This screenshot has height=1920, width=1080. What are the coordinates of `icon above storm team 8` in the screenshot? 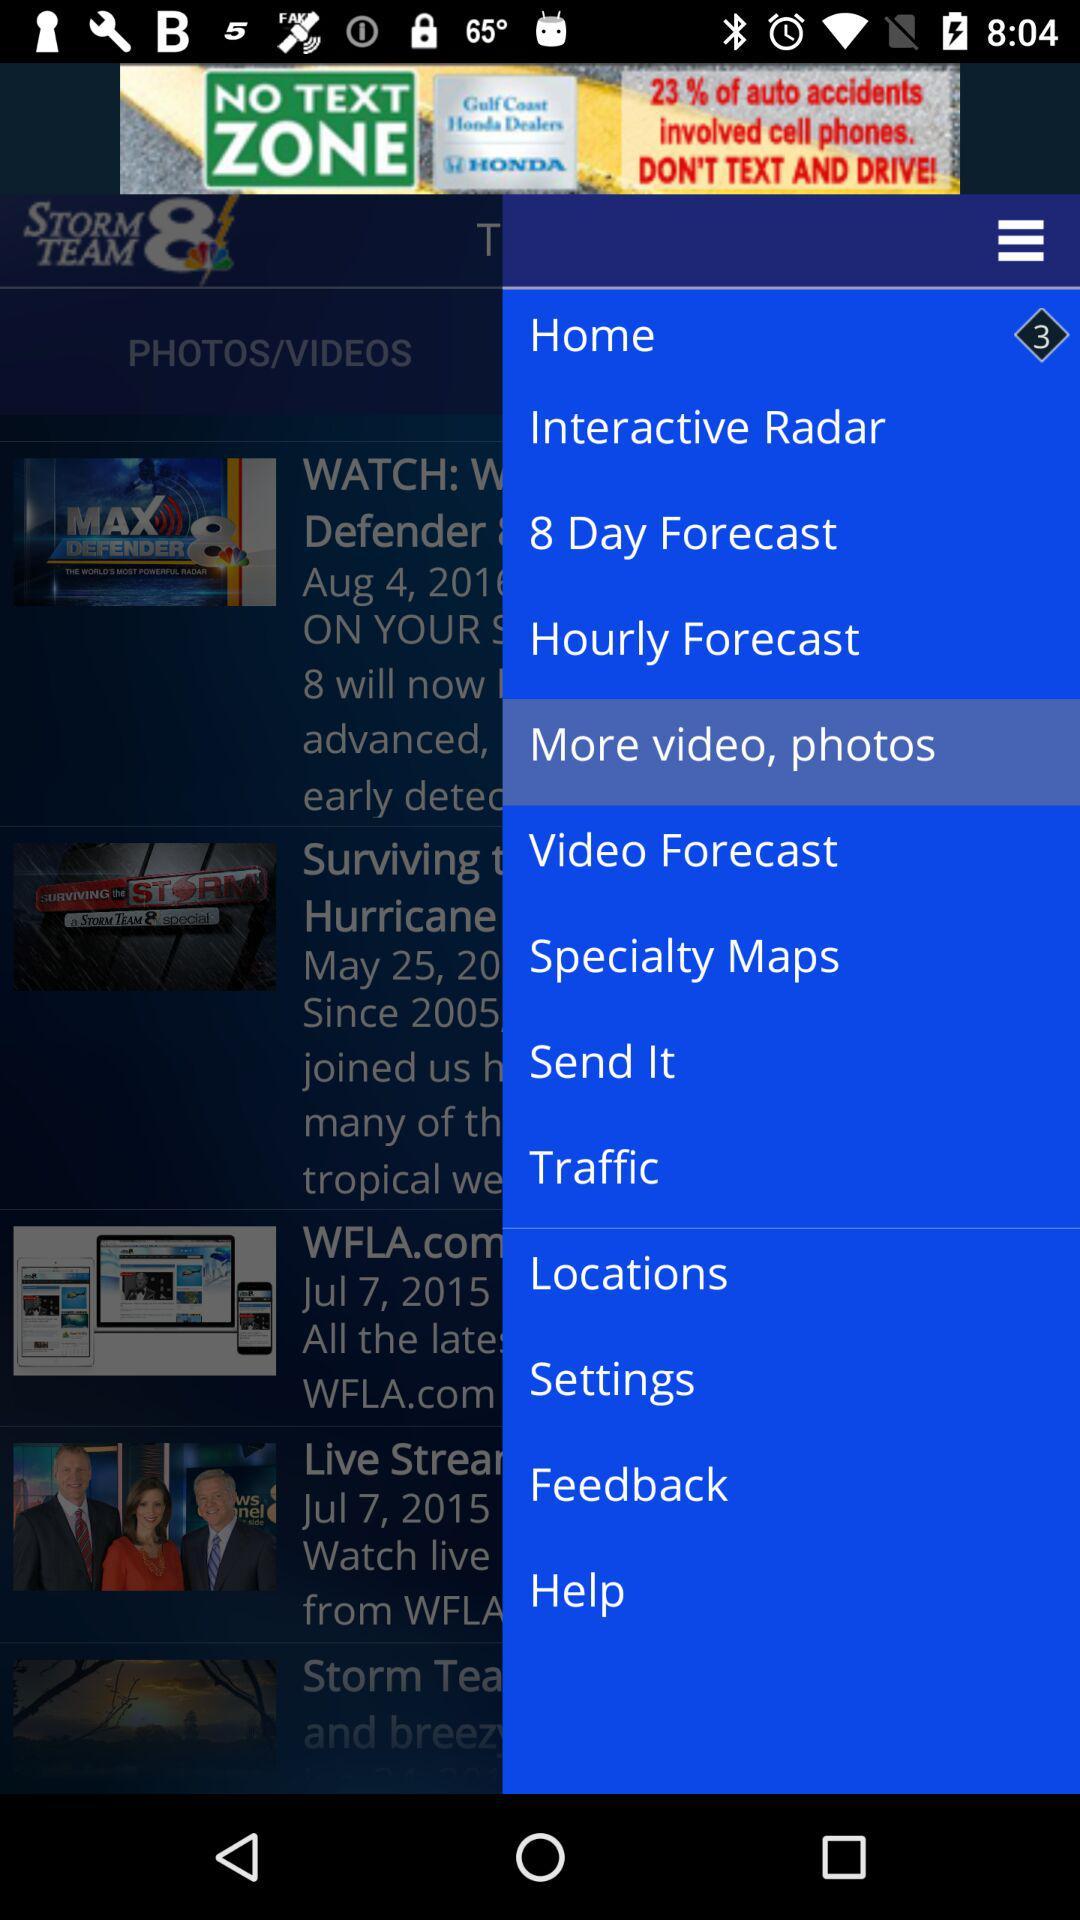 It's located at (774, 1590).